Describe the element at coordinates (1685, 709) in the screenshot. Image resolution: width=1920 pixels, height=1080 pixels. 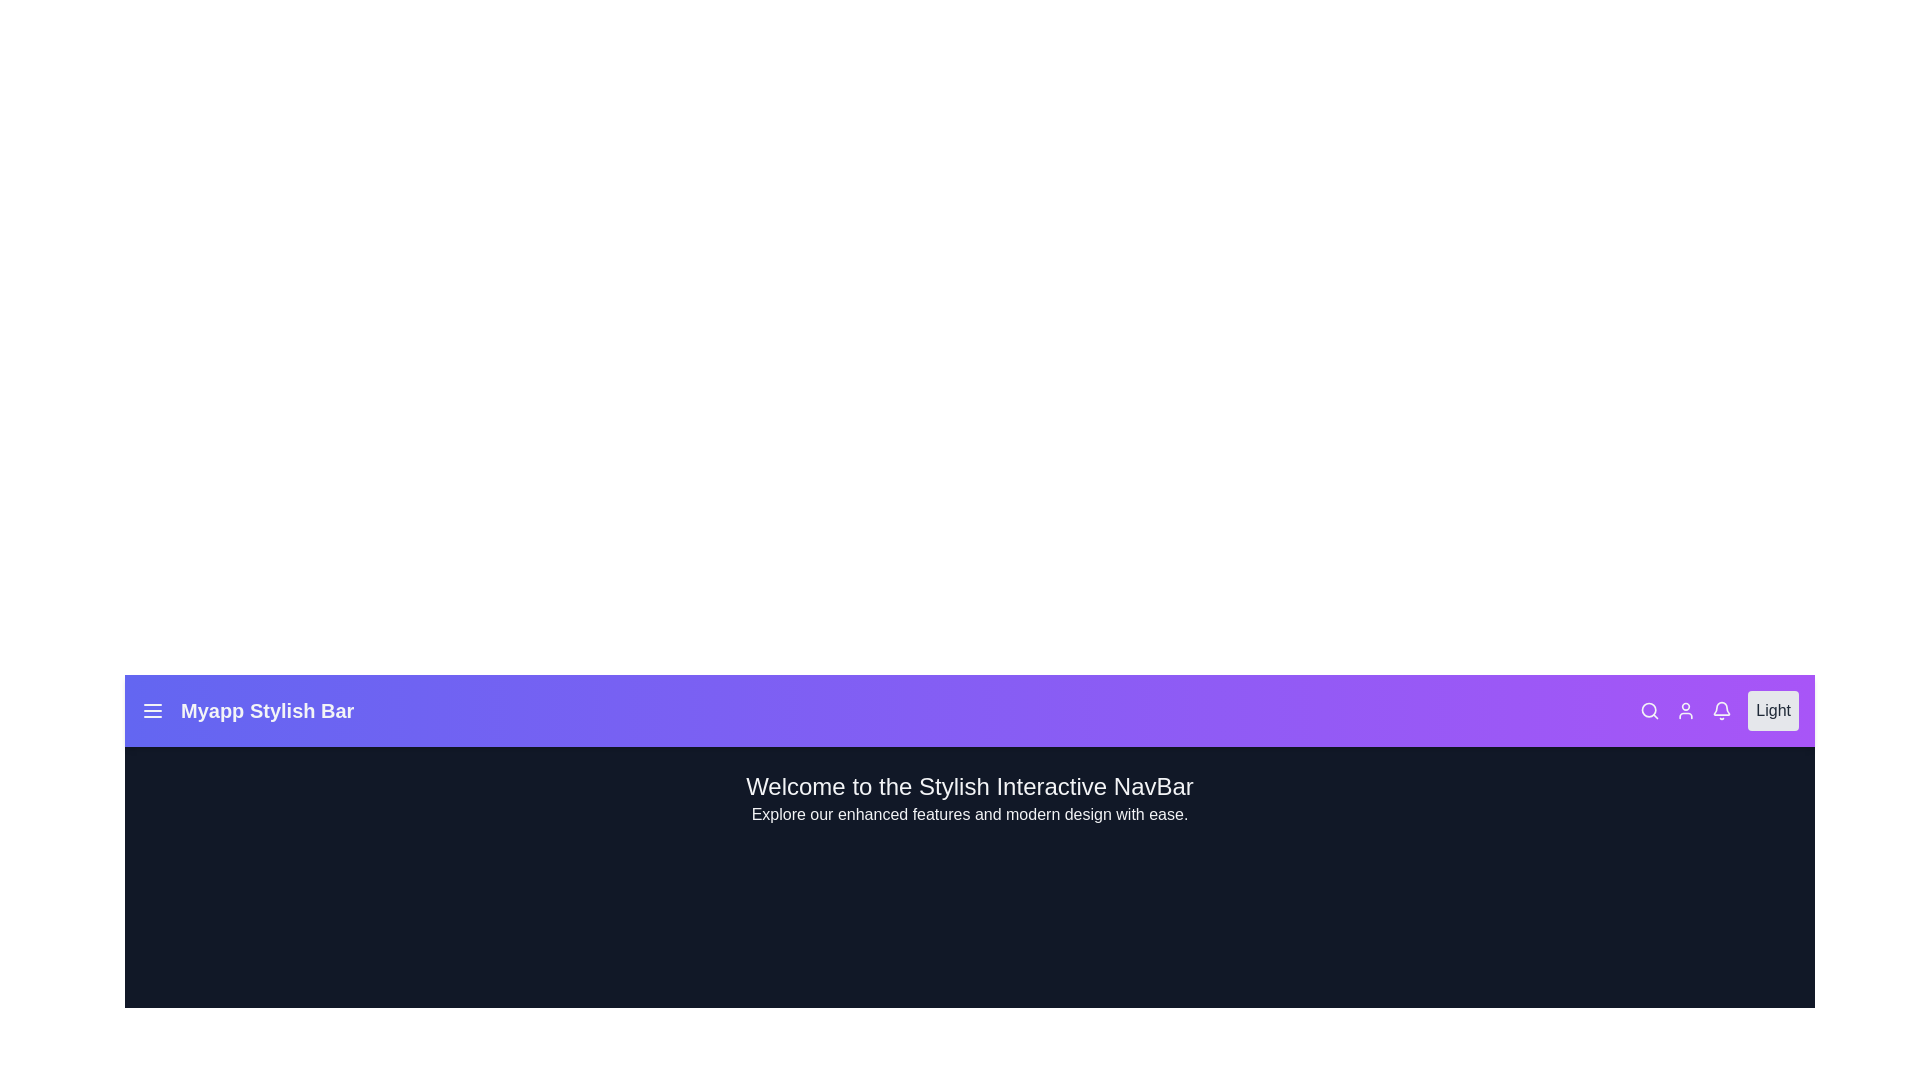
I see `the user icon to access user settings or profile` at that location.